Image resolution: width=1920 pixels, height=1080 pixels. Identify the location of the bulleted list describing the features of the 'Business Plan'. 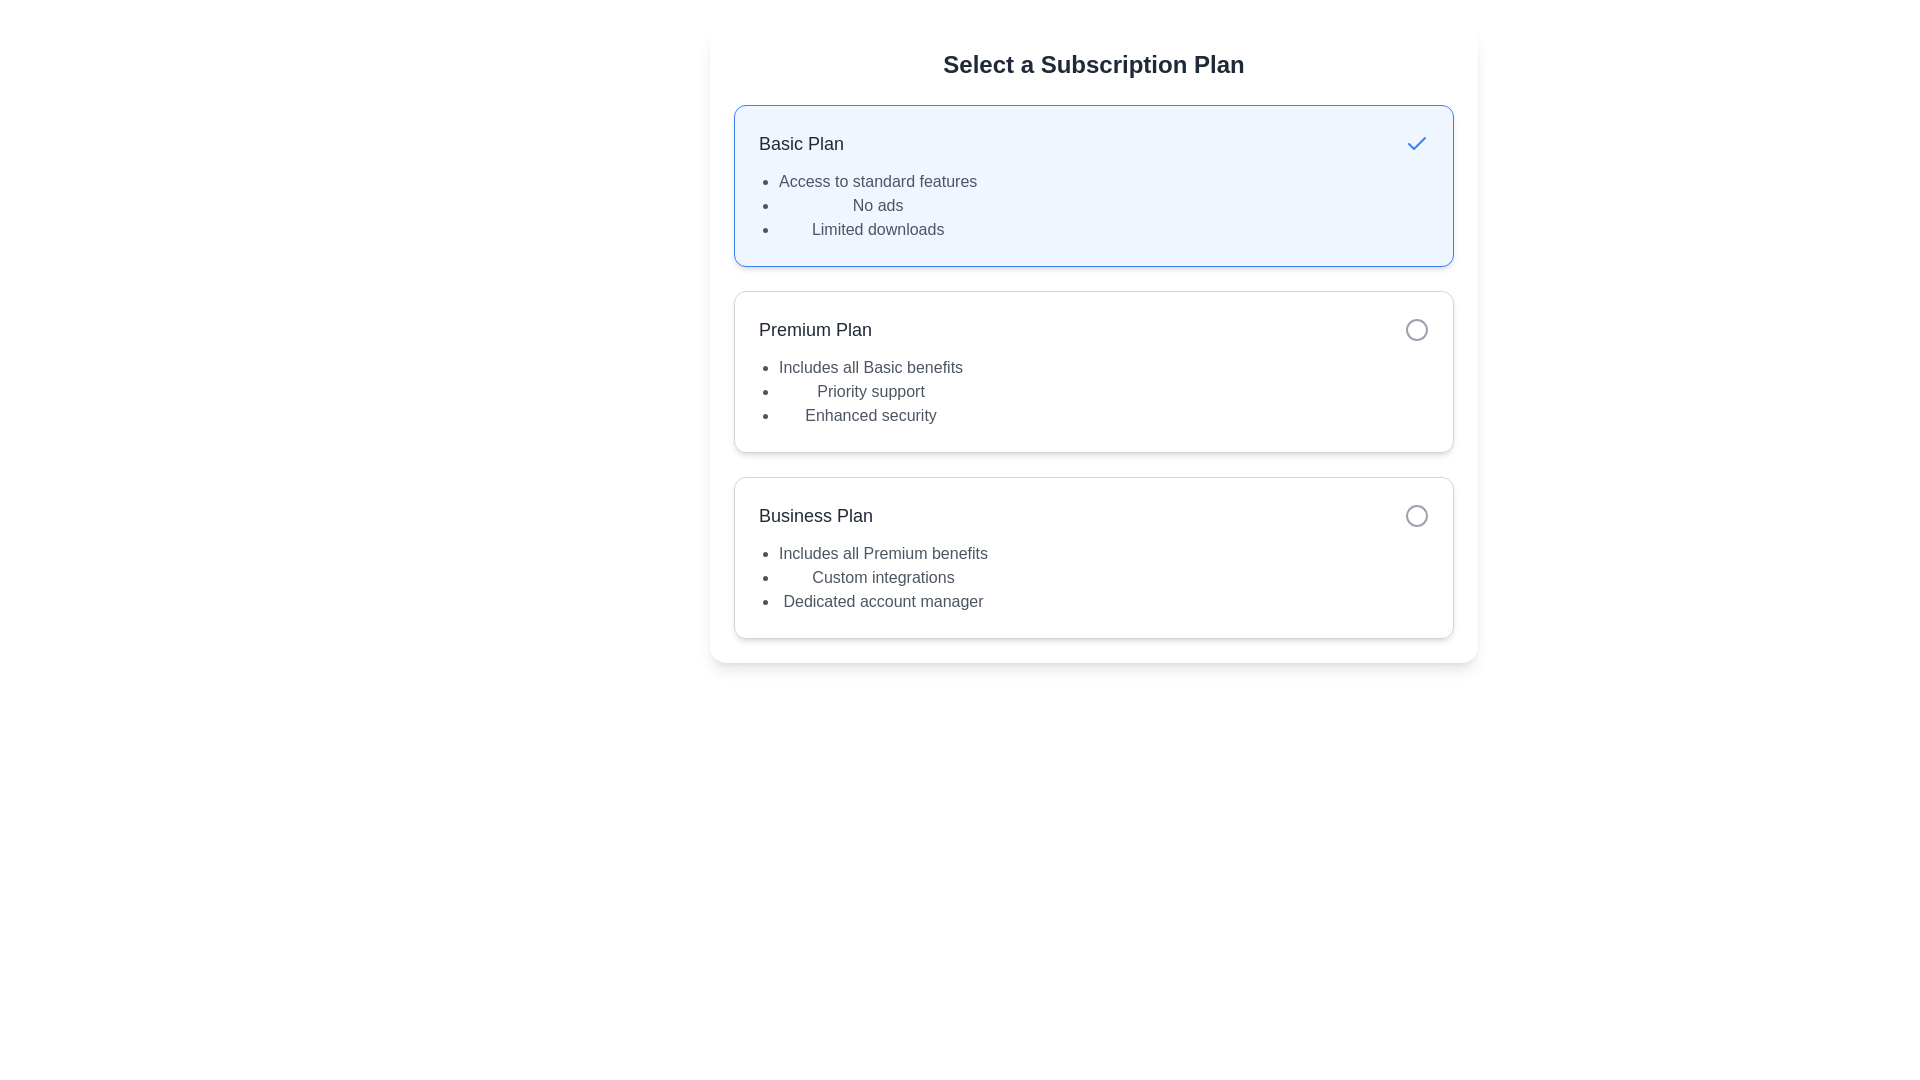
(873, 578).